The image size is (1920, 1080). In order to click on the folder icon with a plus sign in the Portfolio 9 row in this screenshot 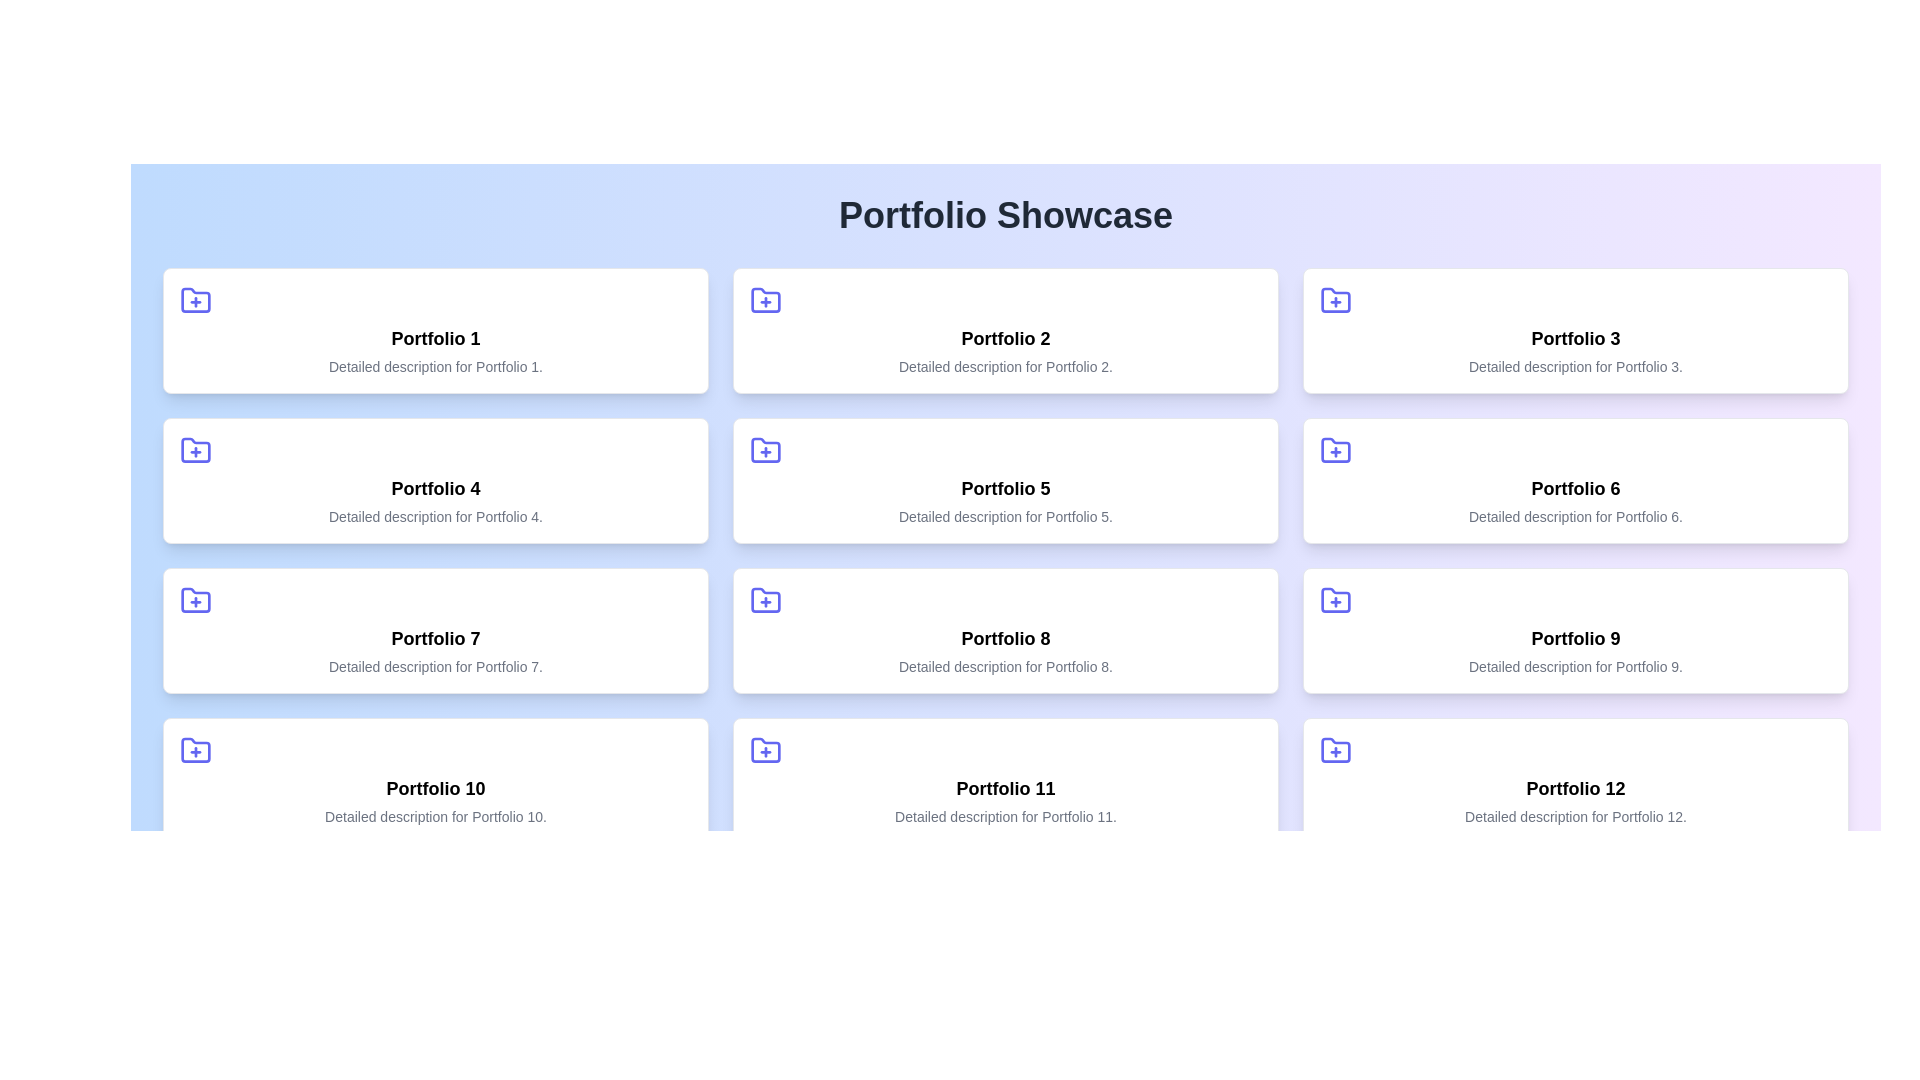, I will do `click(1335, 599)`.